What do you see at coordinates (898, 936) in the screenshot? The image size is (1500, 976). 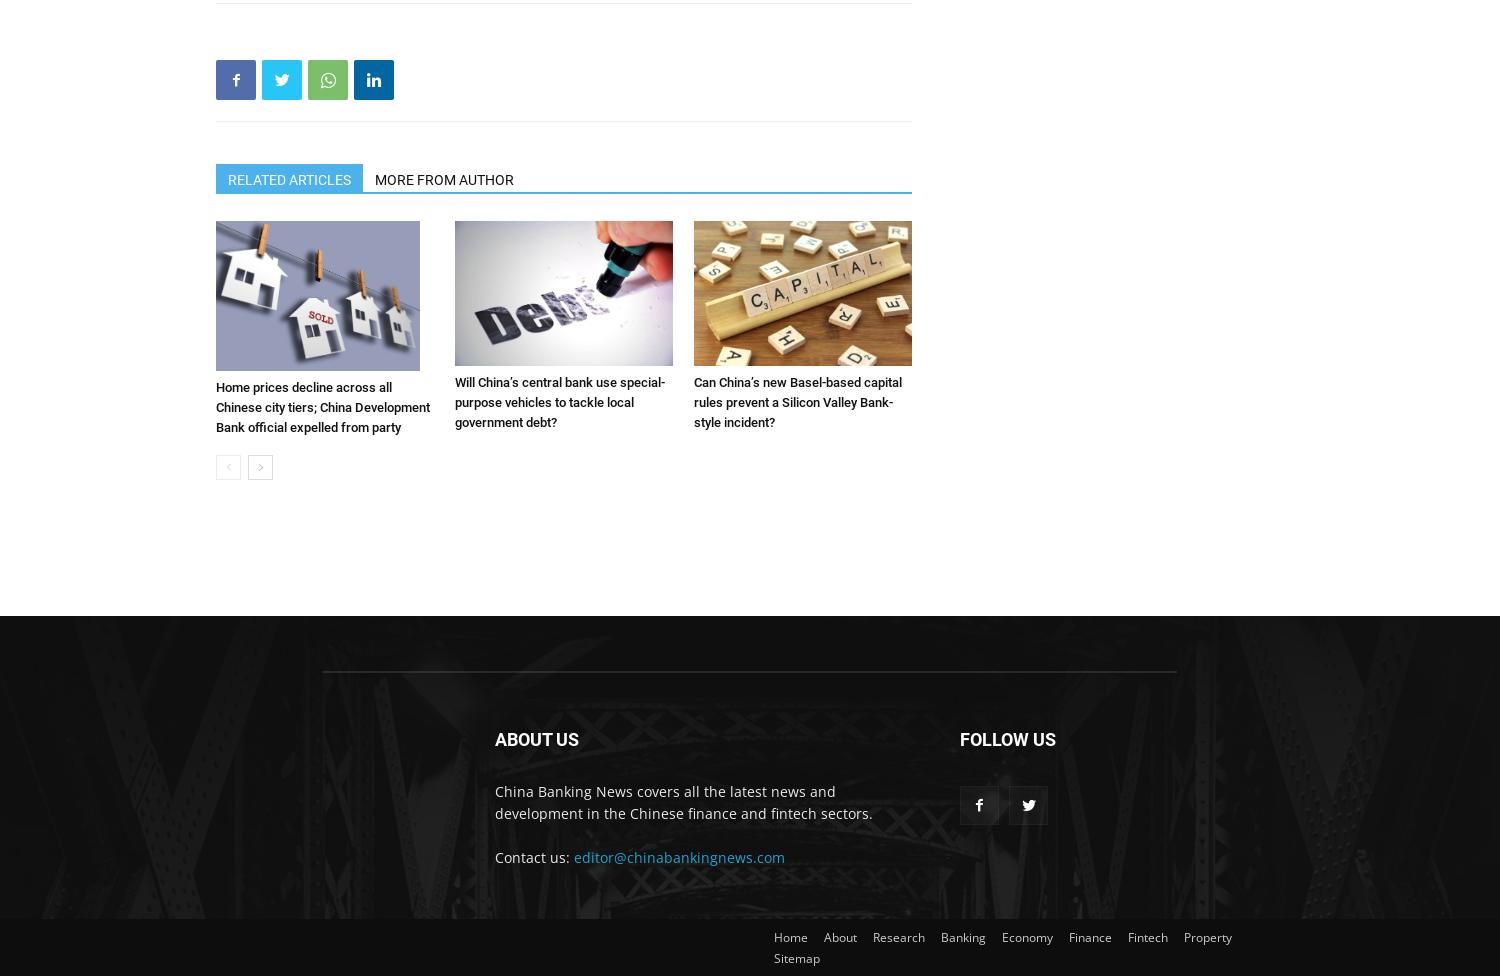 I see `'Research'` at bounding box center [898, 936].